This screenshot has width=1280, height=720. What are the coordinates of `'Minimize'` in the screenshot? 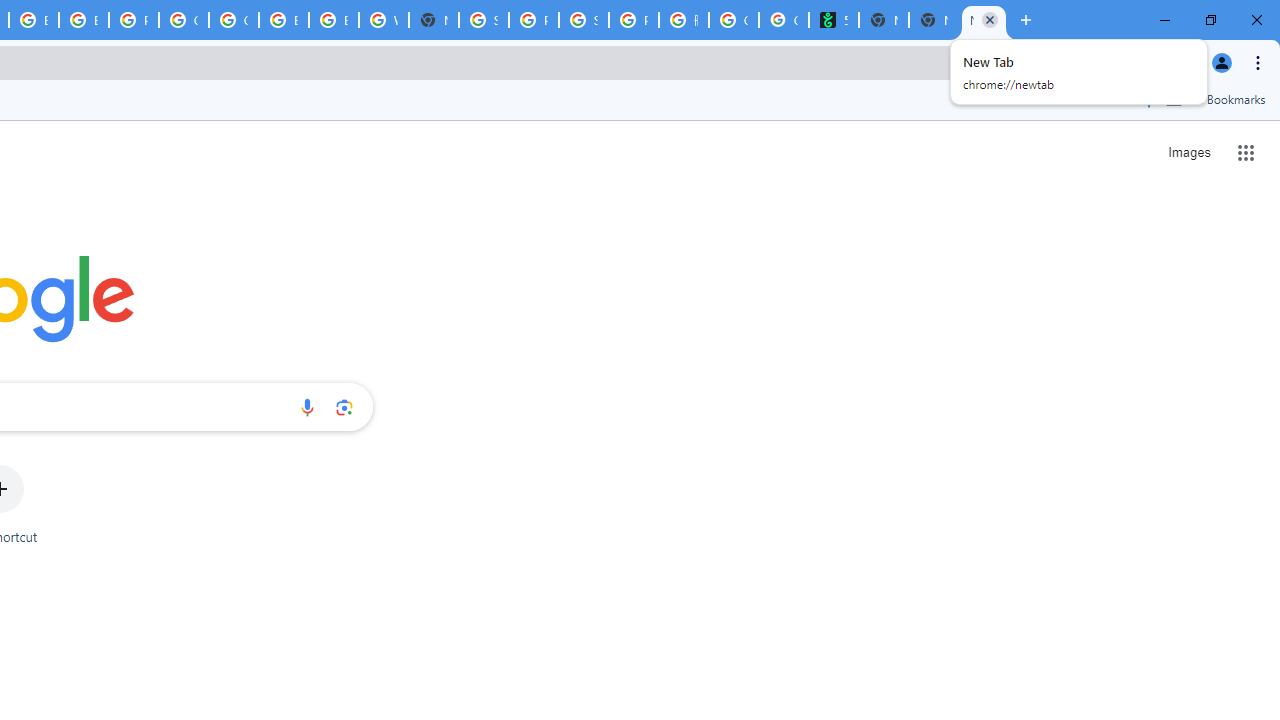 It's located at (1165, 20).